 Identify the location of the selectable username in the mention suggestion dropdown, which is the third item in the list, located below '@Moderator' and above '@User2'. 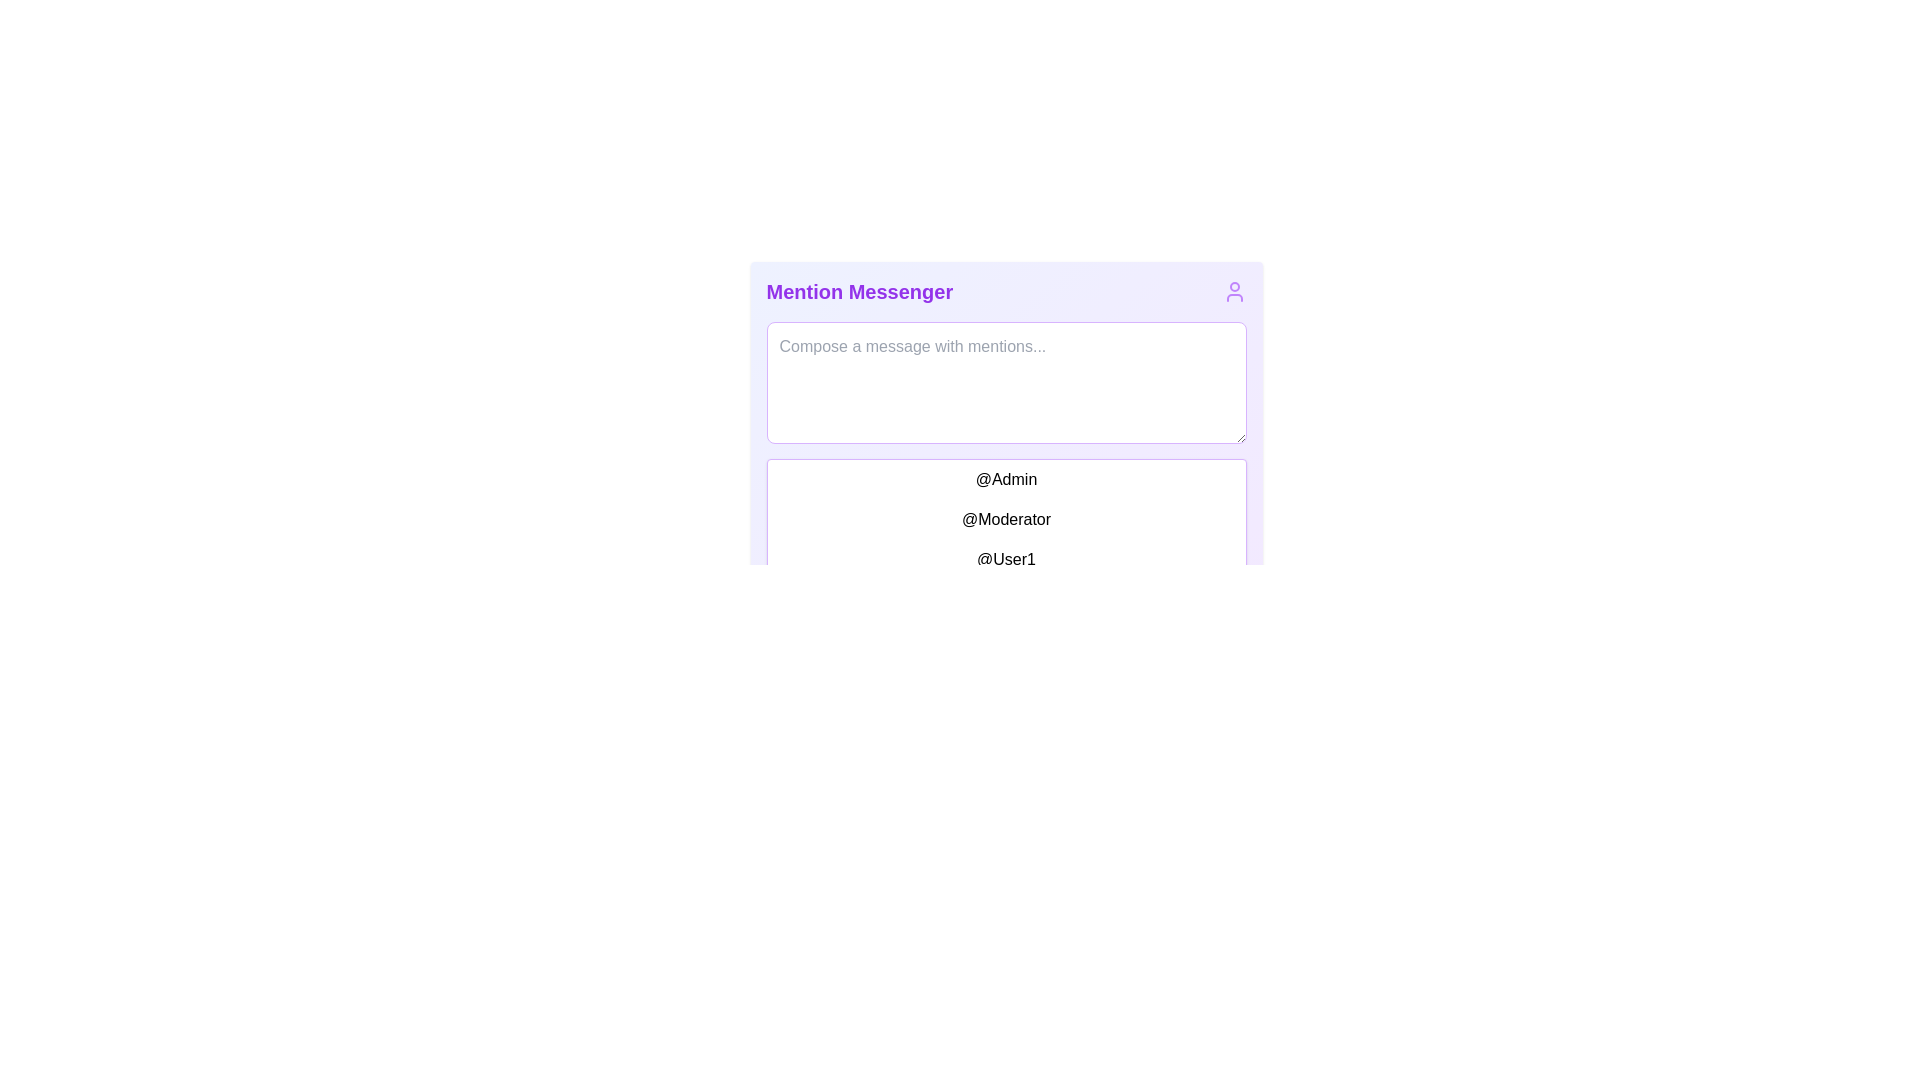
(1006, 540).